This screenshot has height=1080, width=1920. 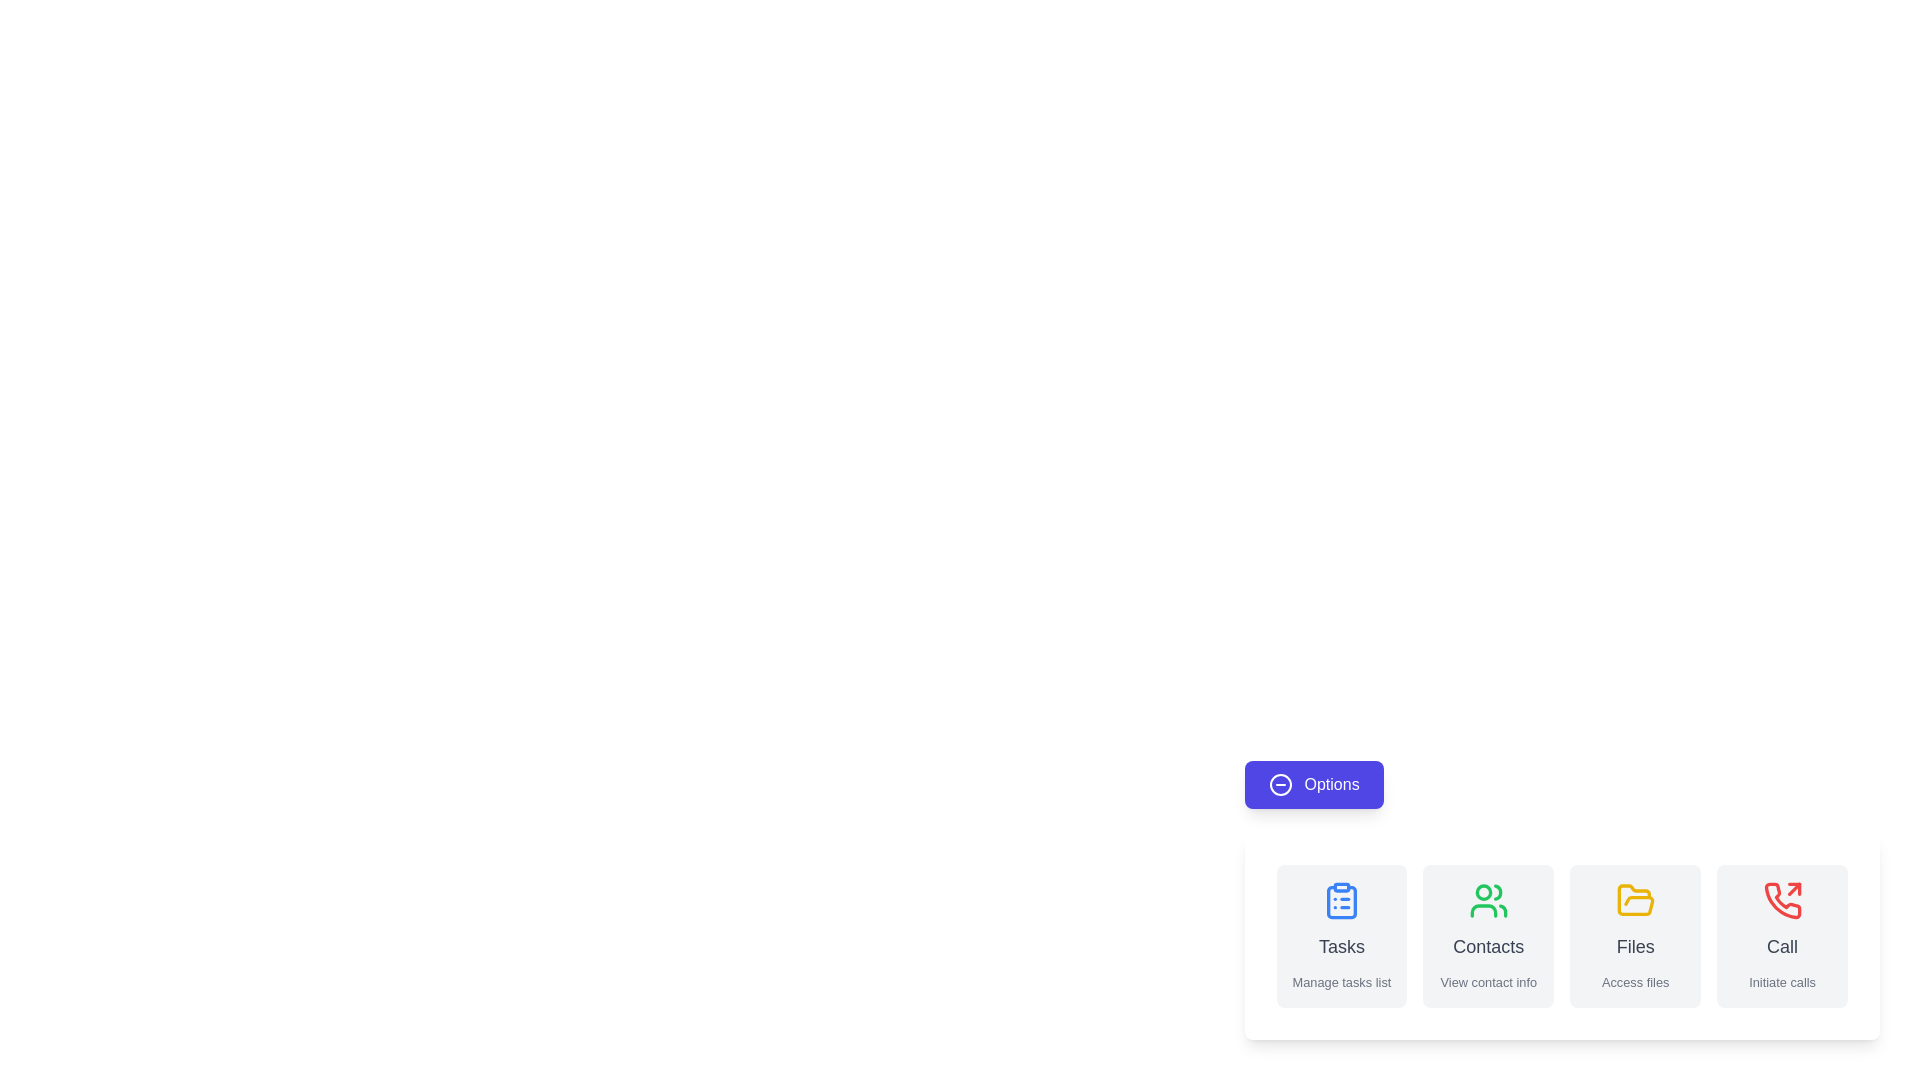 I want to click on the 'Options' button to observe its hover effect, so click(x=1314, y=782).